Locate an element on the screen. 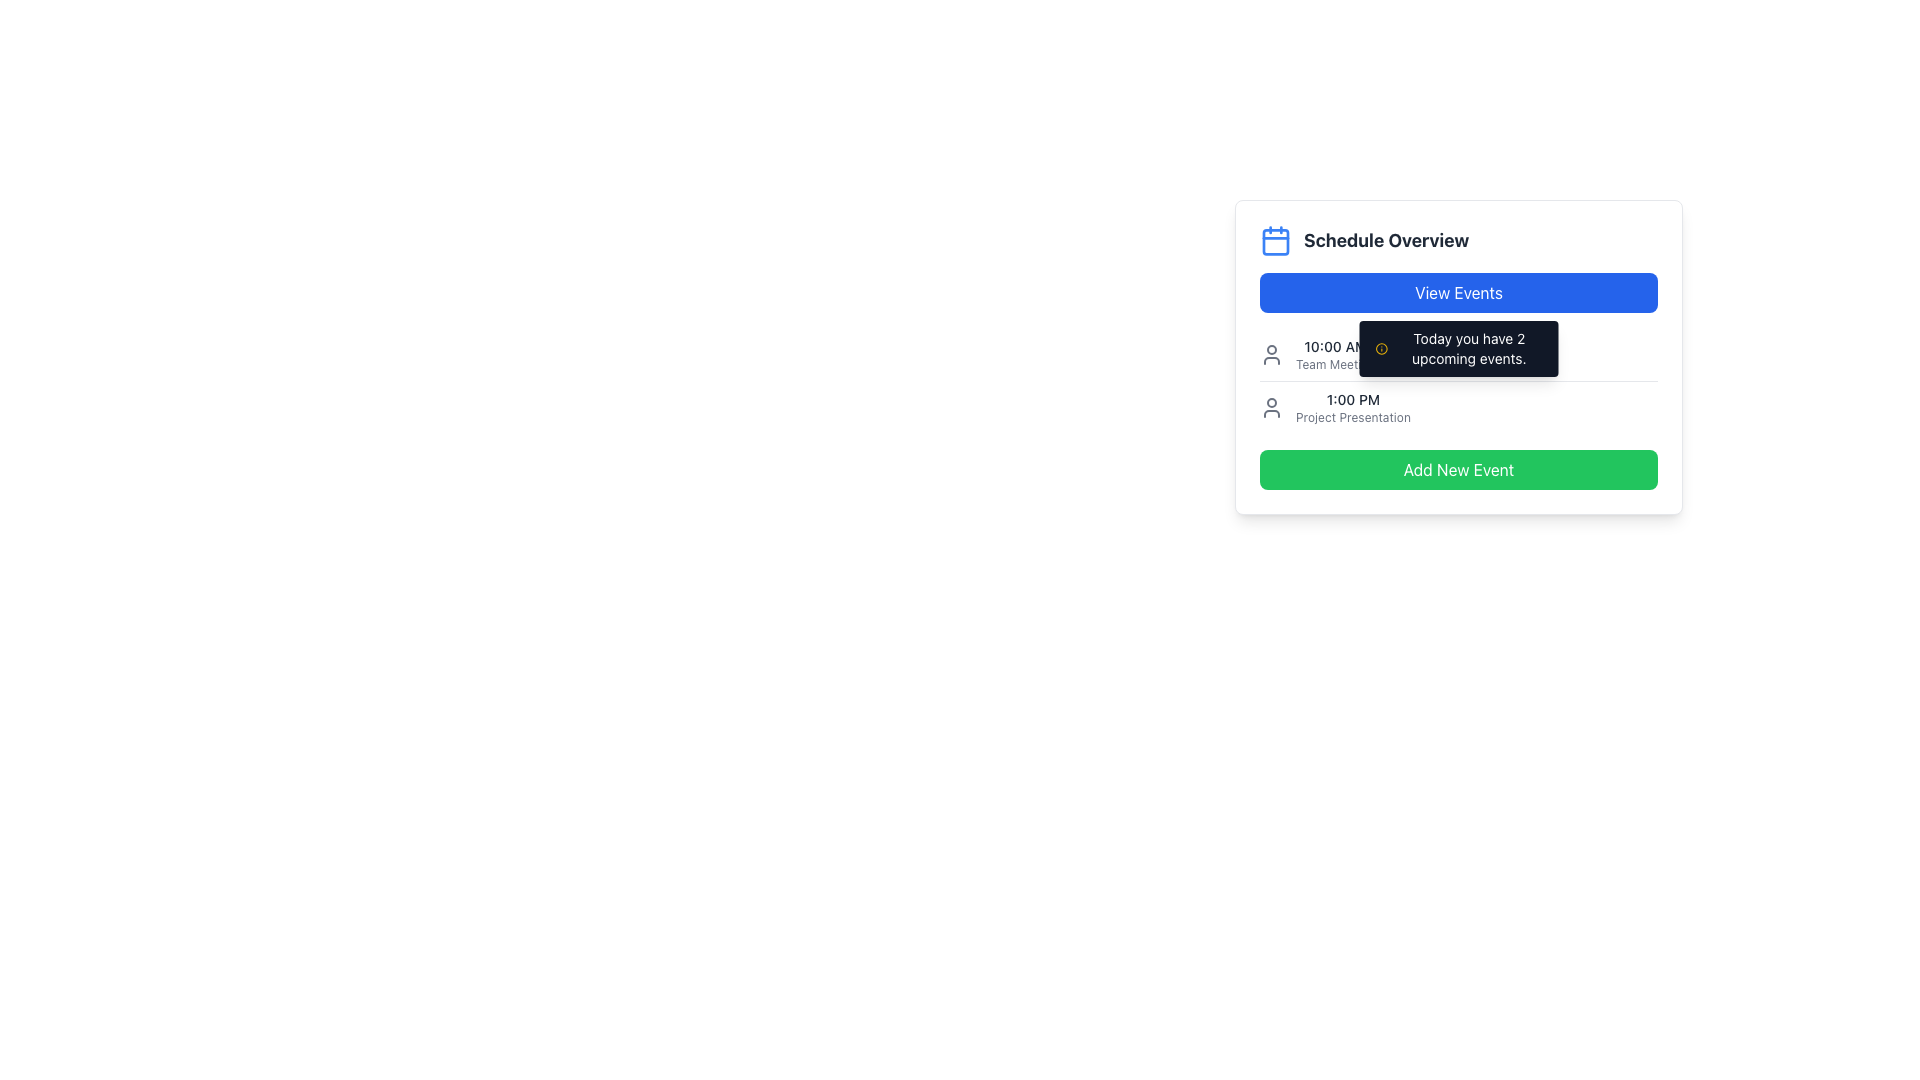 The image size is (1920, 1080). the first list item that provides information about an event scheduled for 10:00 AM is located at coordinates (1459, 353).